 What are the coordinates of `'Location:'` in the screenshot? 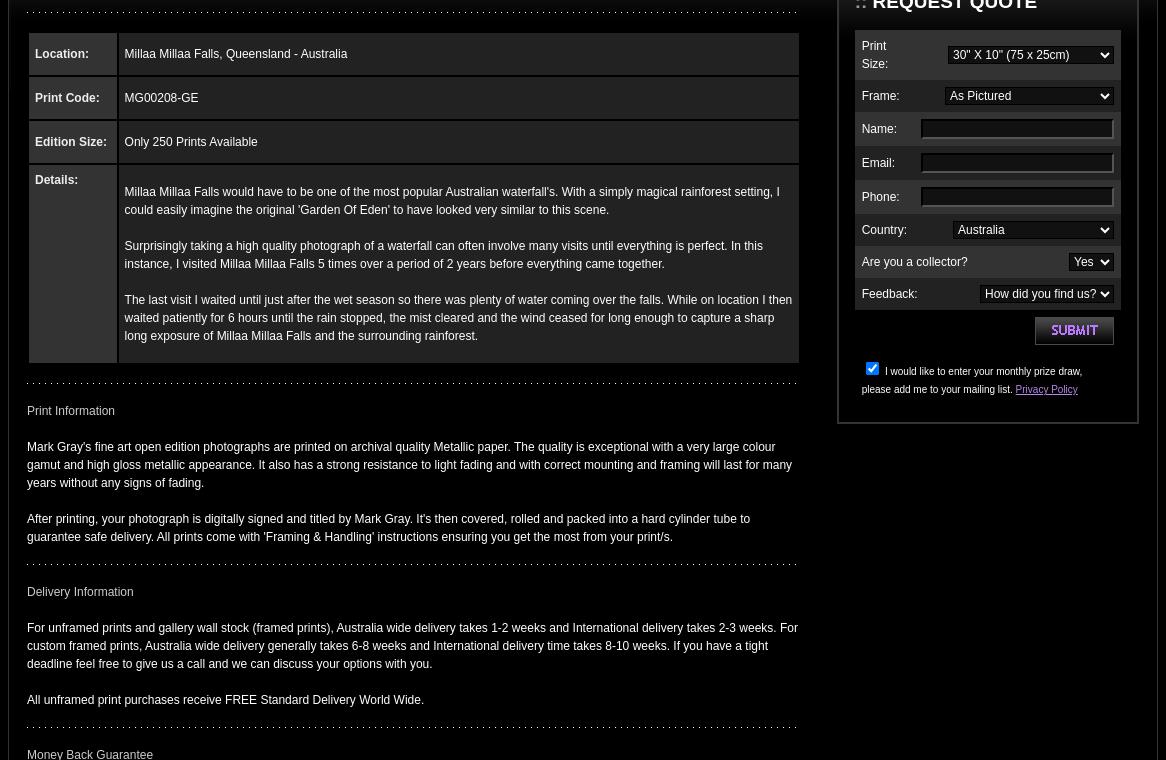 It's located at (61, 53).